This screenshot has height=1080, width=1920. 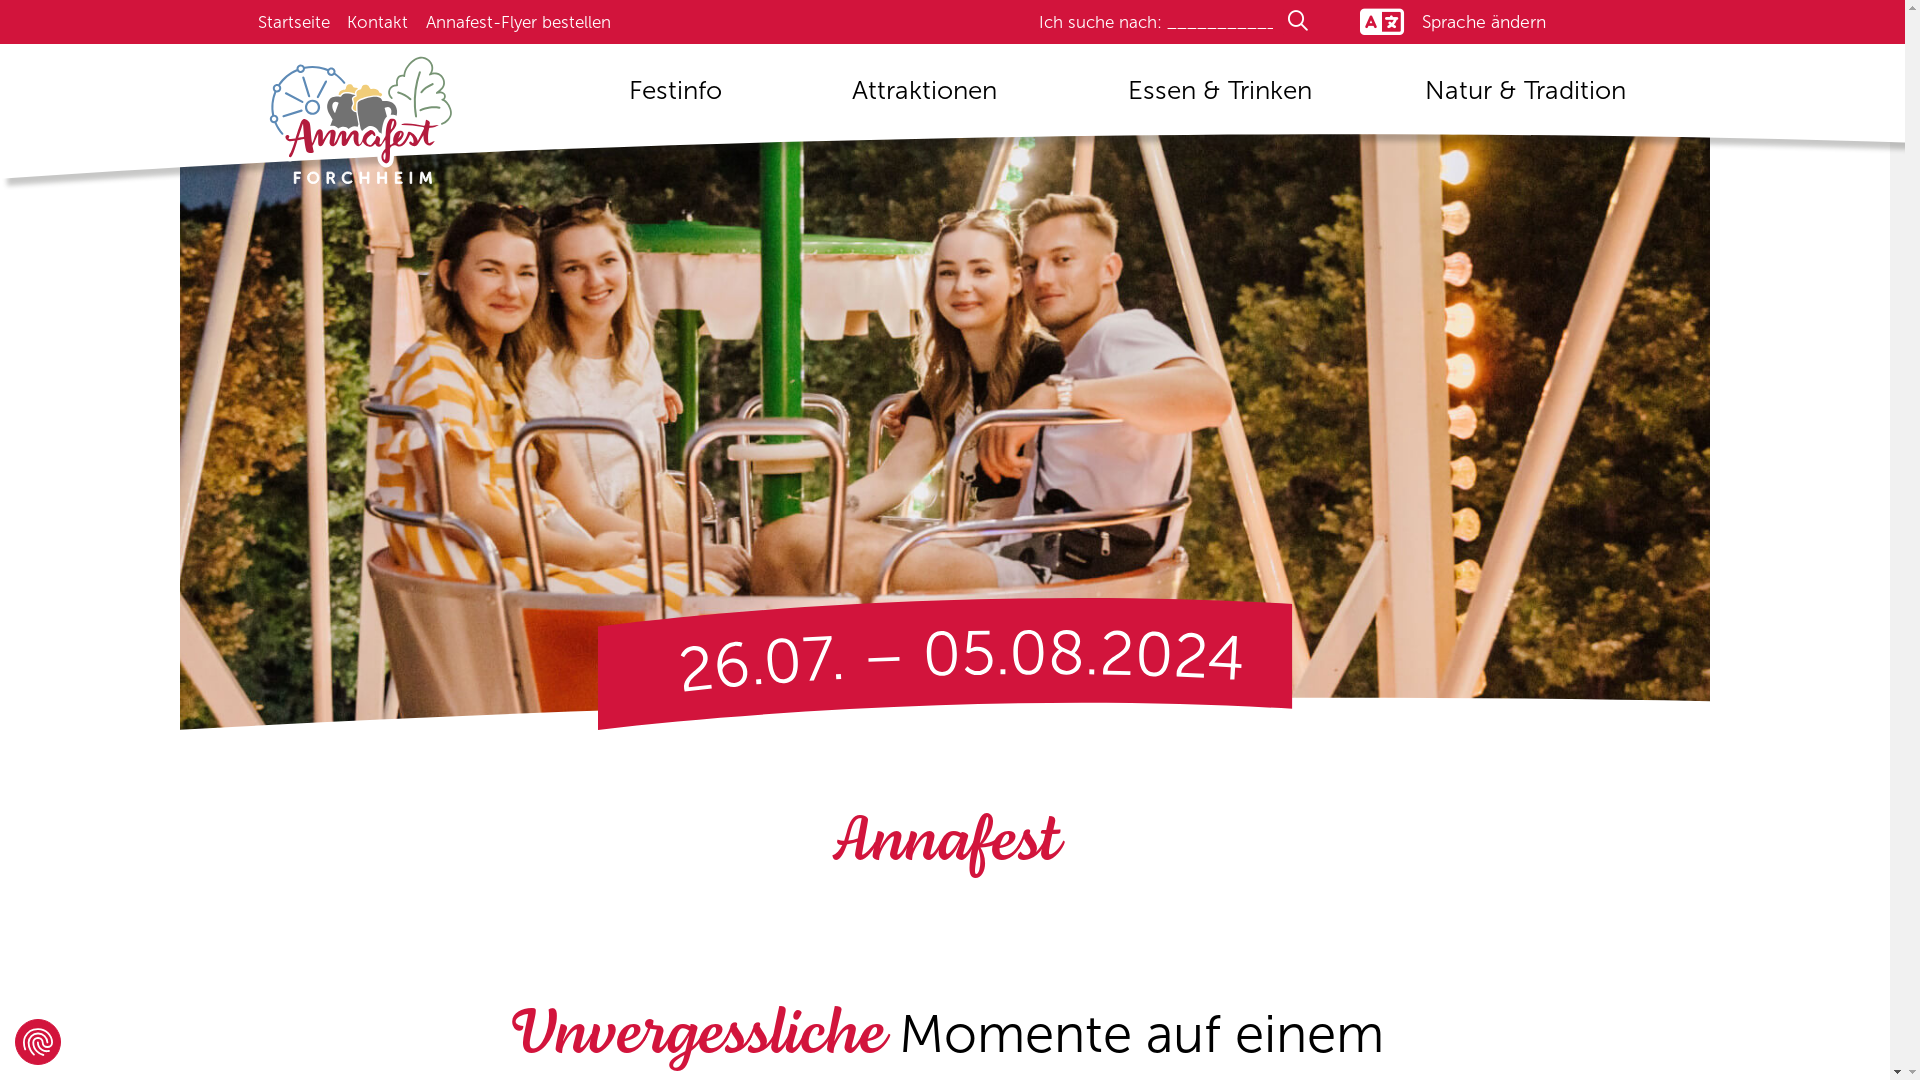 What do you see at coordinates (518, 22) in the screenshot?
I see `'Annafest-Flyer bestellen'` at bounding box center [518, 22].